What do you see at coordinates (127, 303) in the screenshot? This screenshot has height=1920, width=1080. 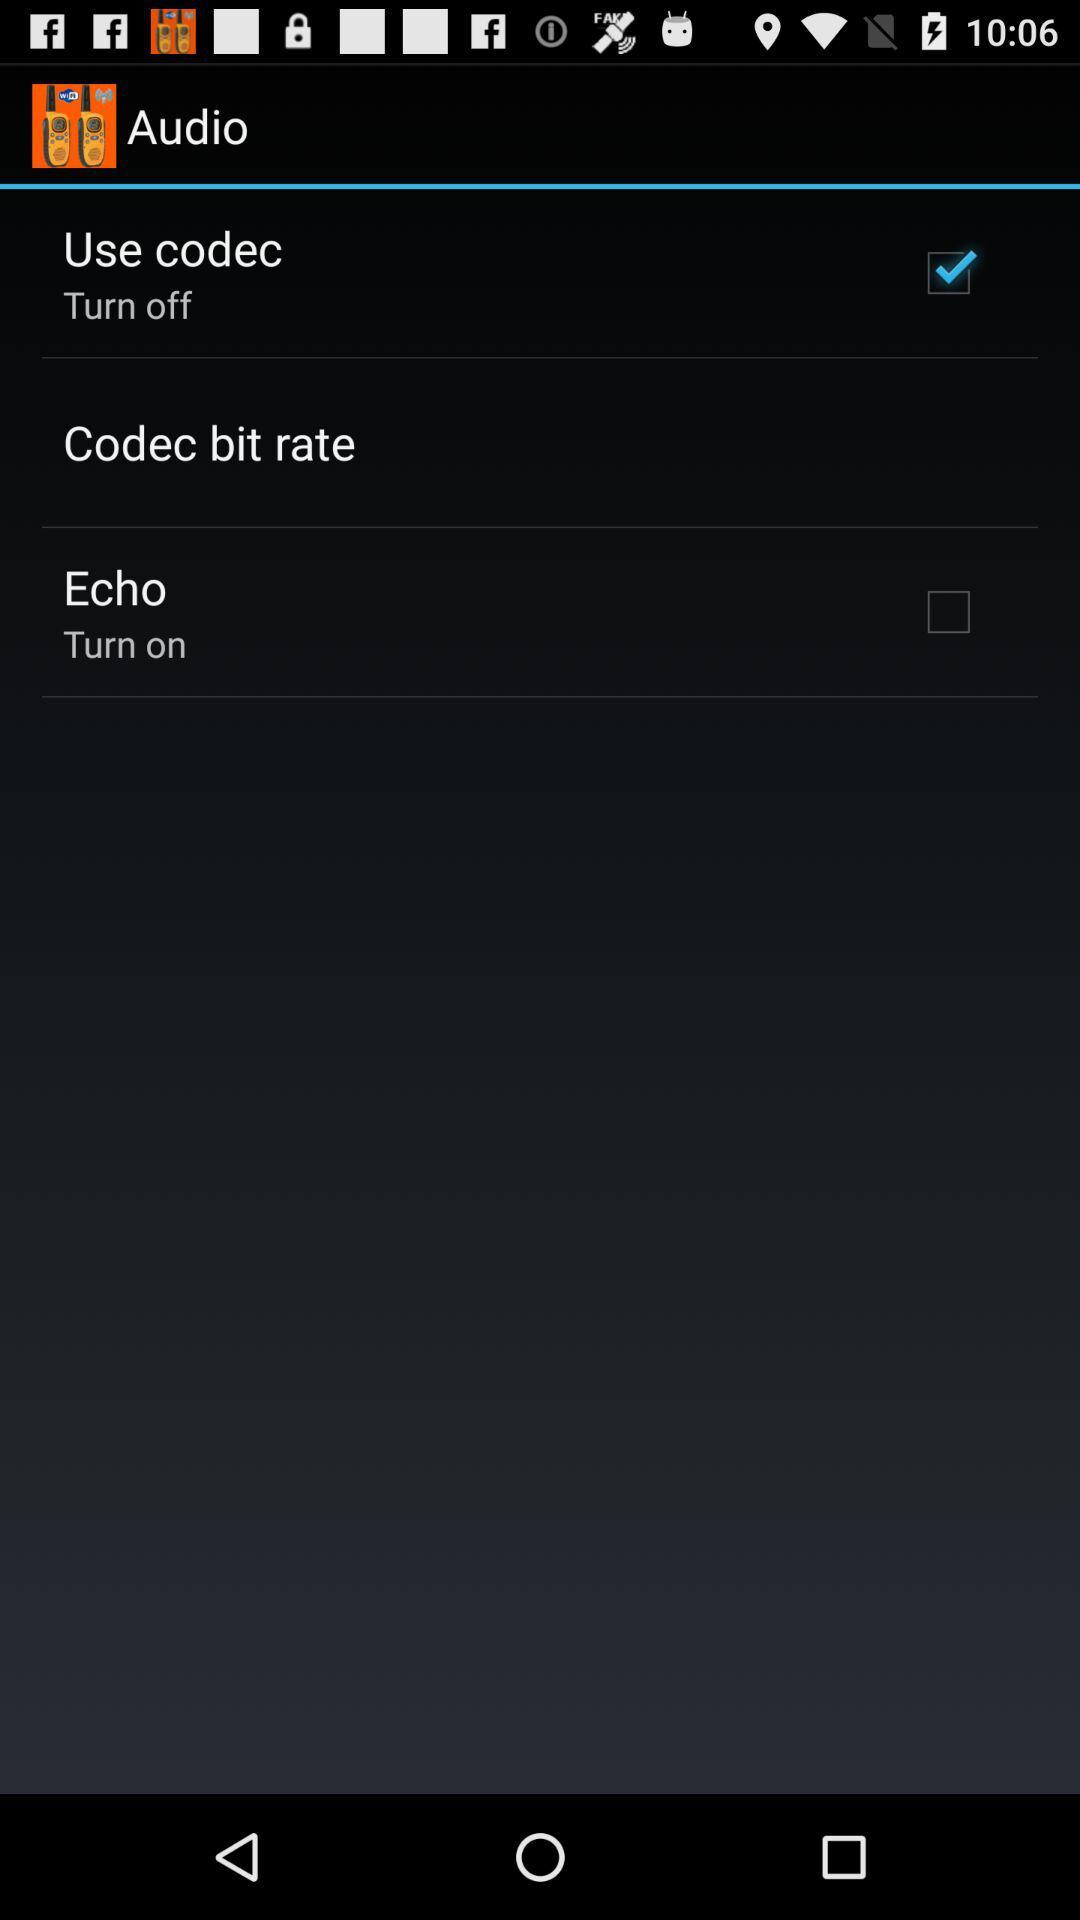 I see `item below the use codec app` at bounding box center [127, 303].